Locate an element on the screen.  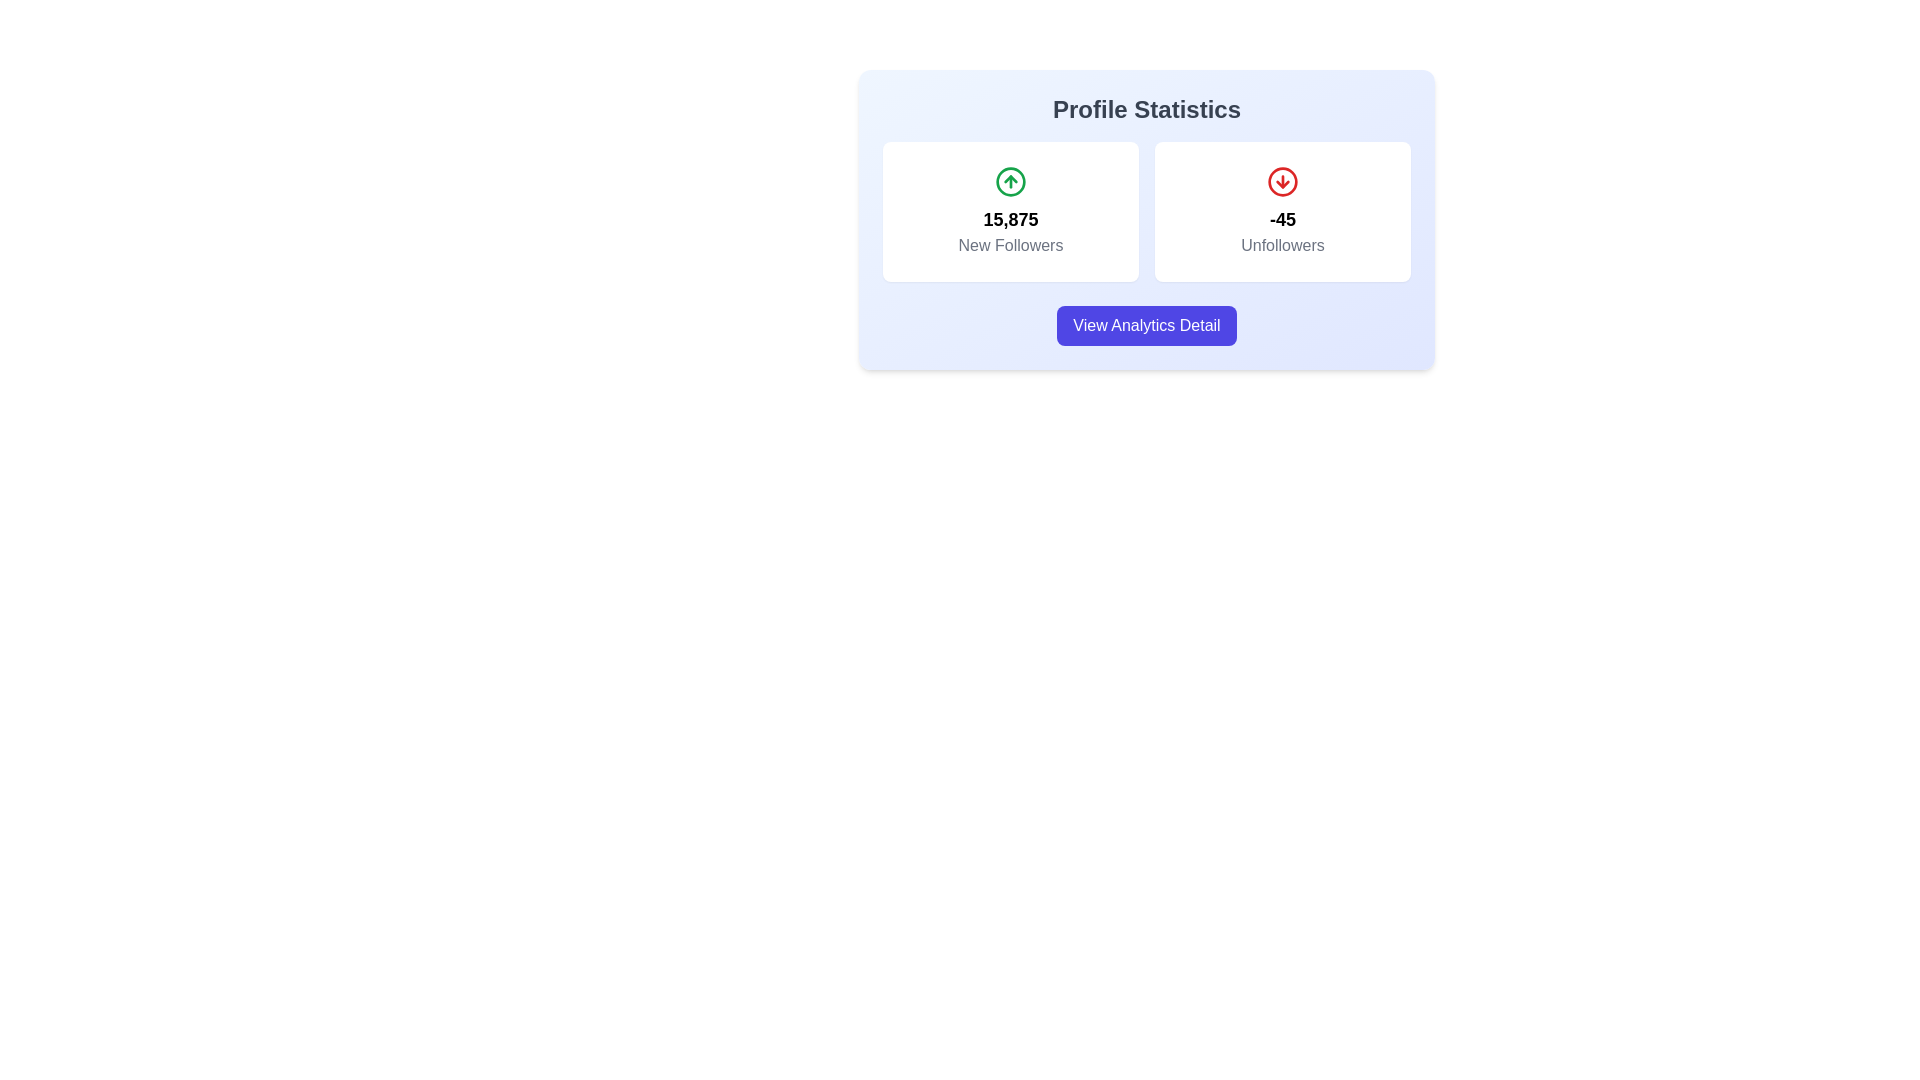
the left statistical summary card in the 'Profile Statistics' section, which contains a green upward arrow icon and the text '15,875 New Followers' is located at coordinates (1011, 212).